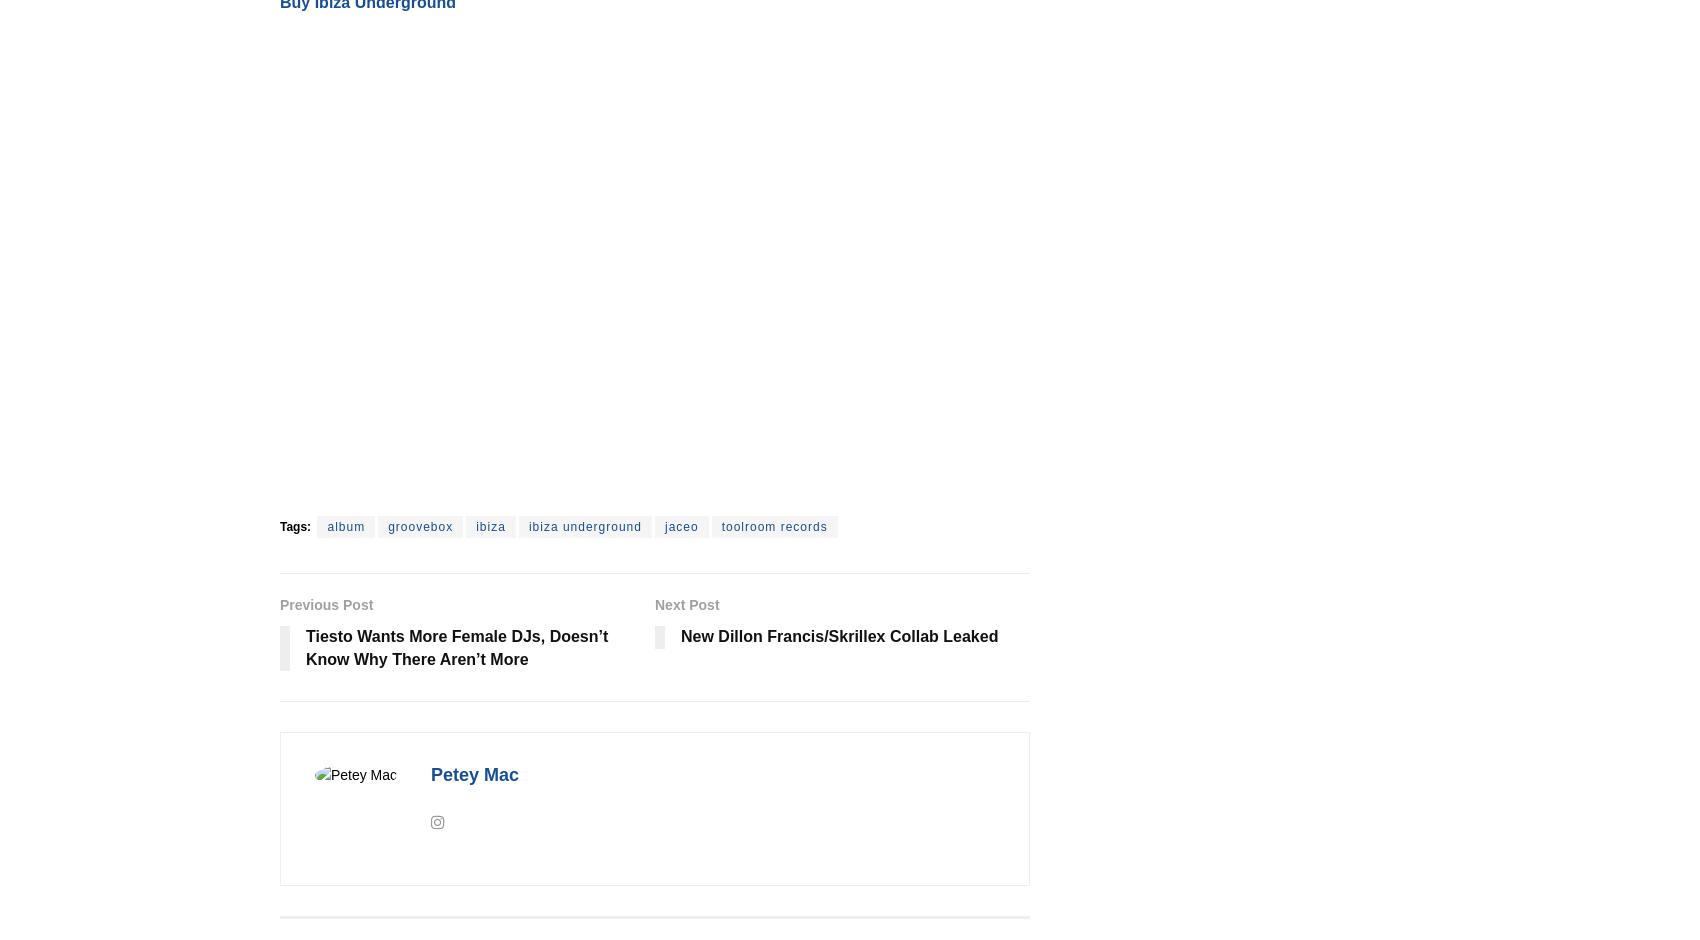  Describe the element at coordinates (474, 774) in the screenshot. I see `'Petey Mac'` at that location.